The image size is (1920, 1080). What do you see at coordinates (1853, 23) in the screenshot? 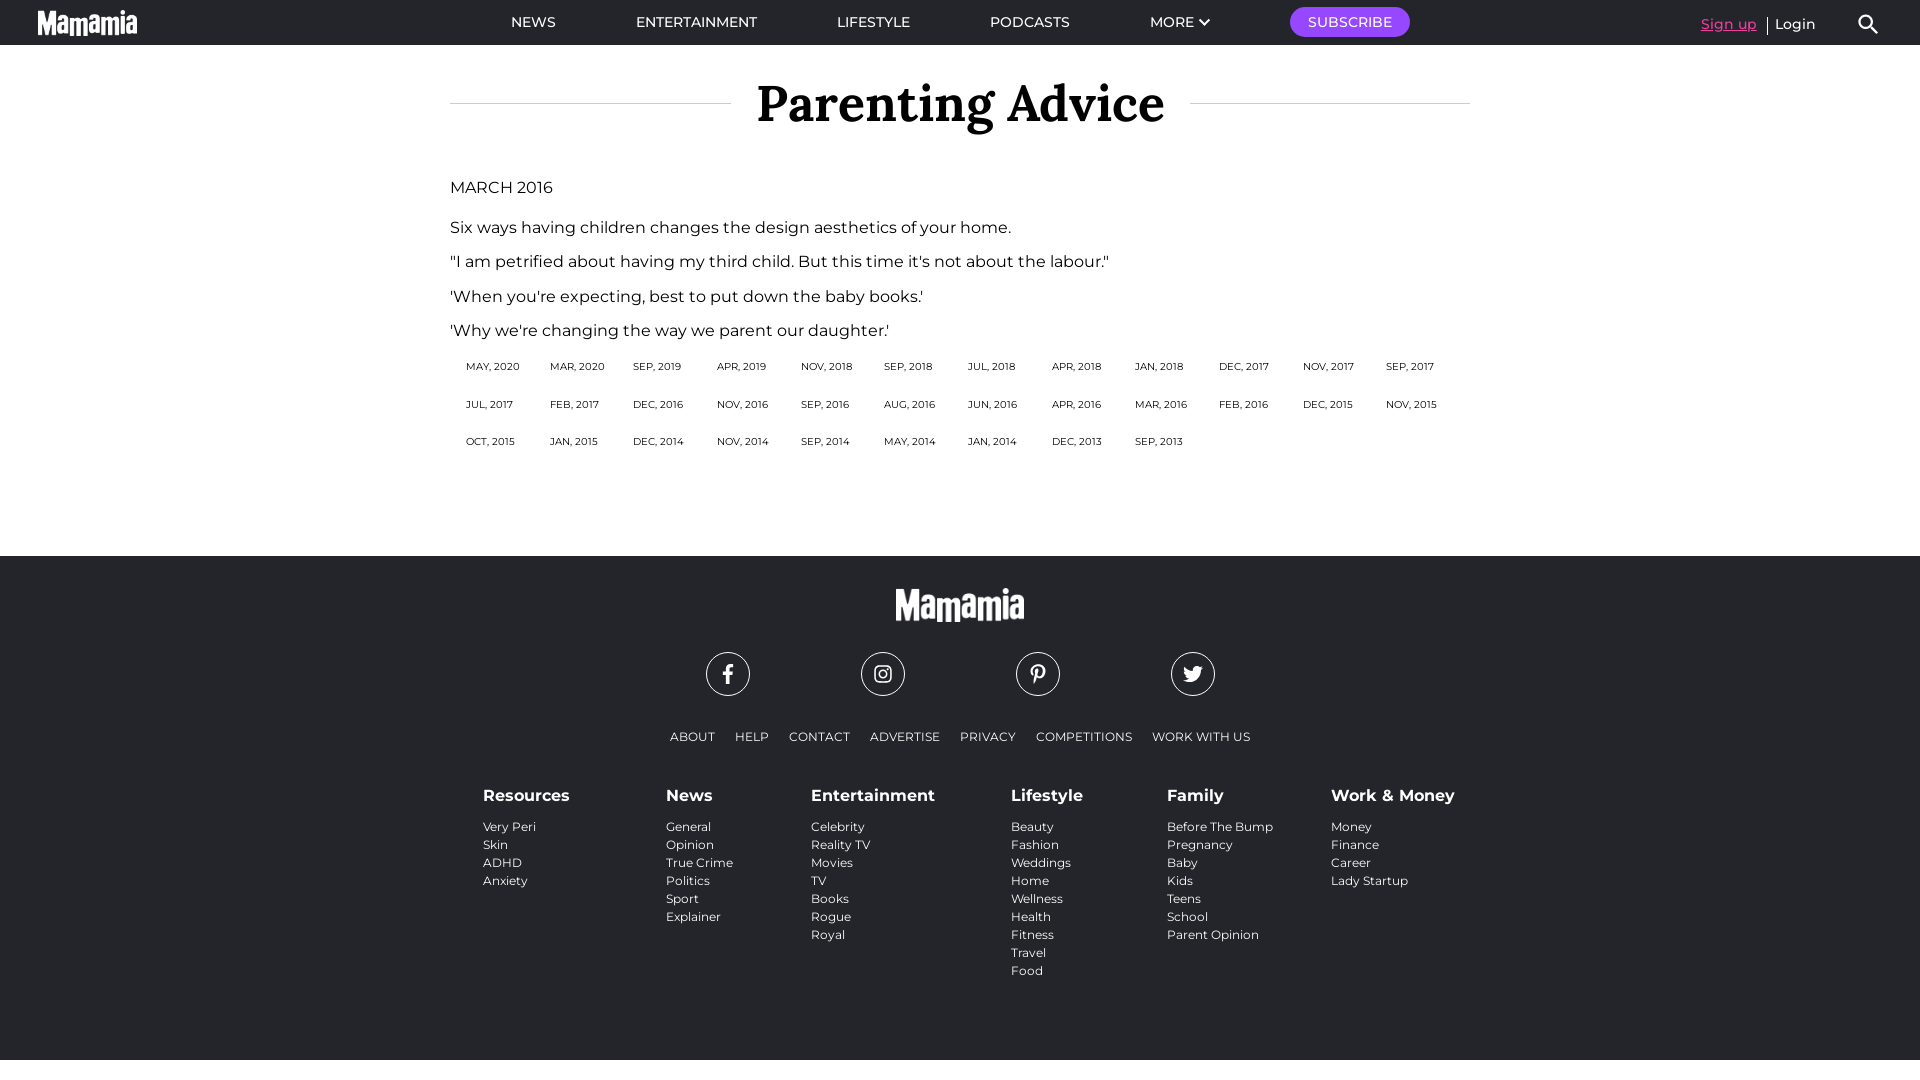
I see `'Search'` at bounding box center [1853, 23].